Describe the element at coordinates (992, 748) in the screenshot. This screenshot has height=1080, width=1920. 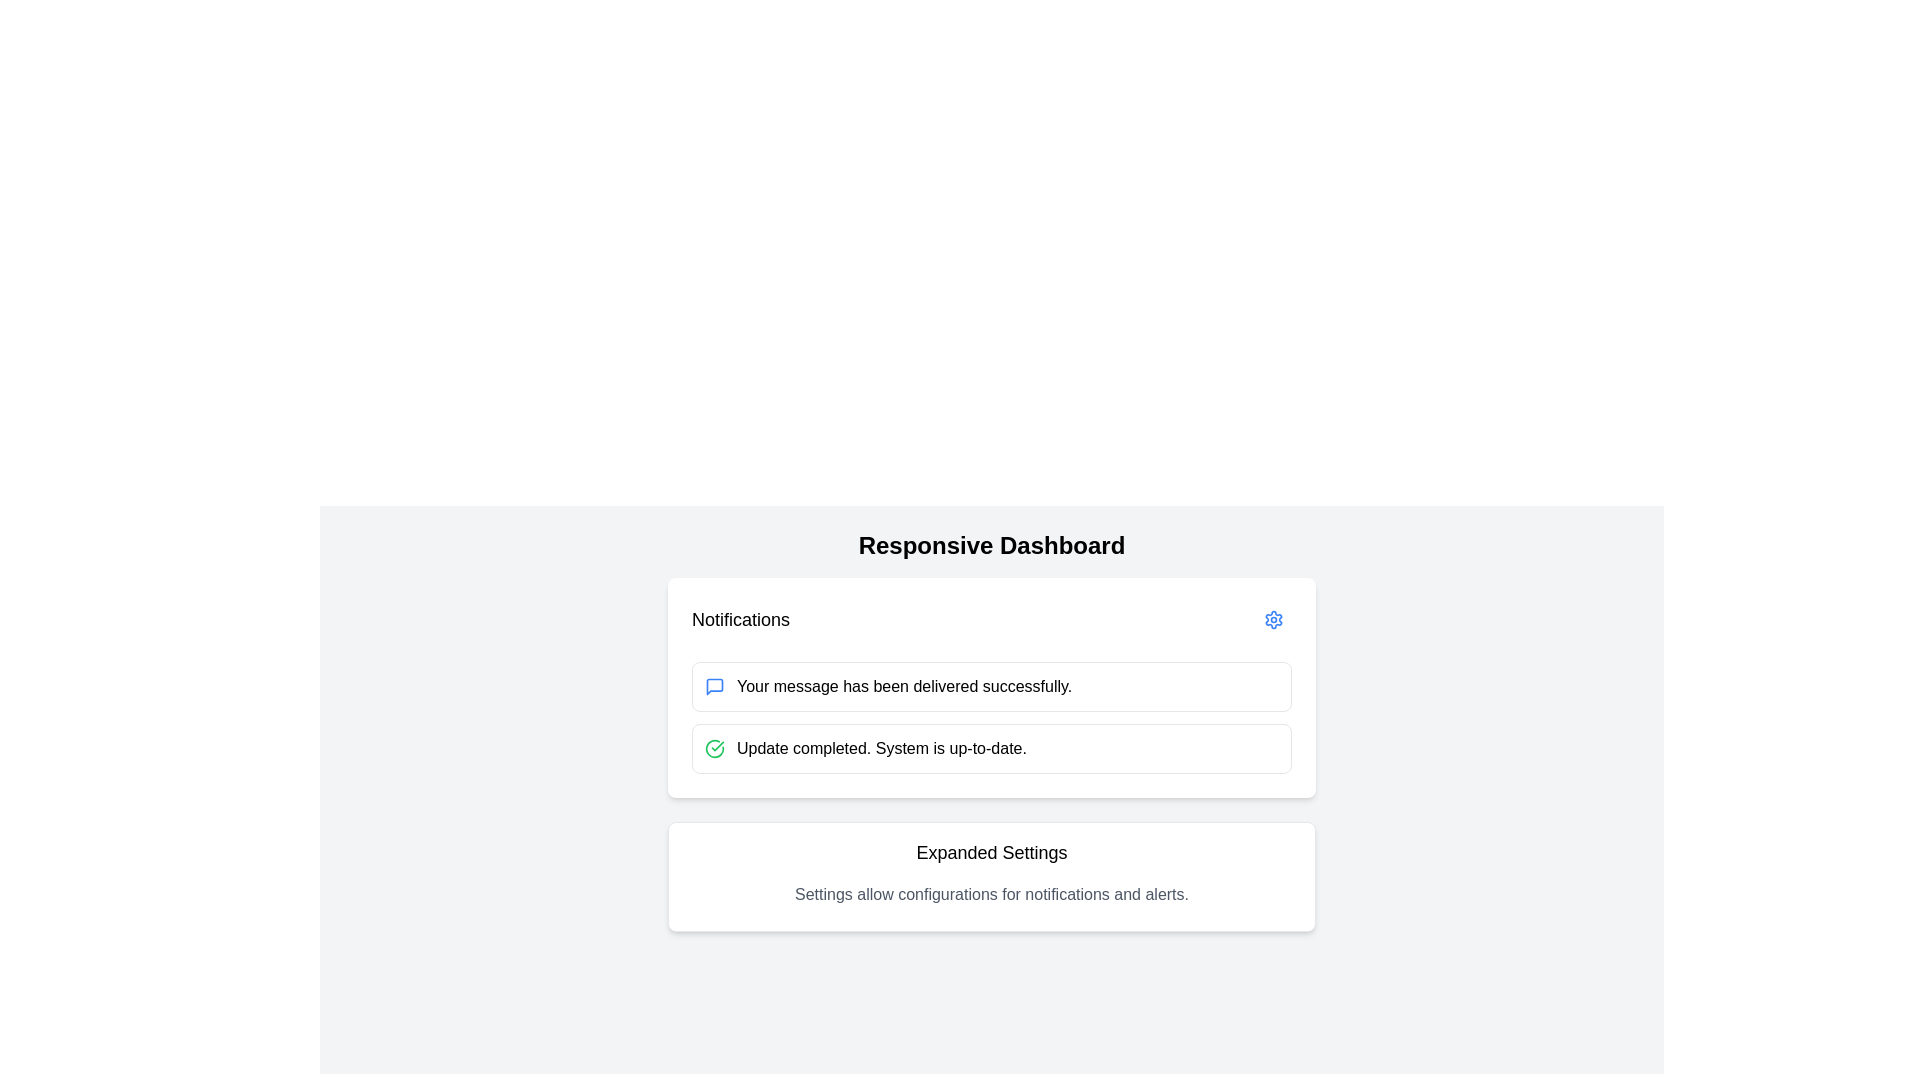
I see `the static notification message that indicates 'Update completed. System is up-to-date.' which contains a green check icon and is positioned in the second position of the notification list` at that location.